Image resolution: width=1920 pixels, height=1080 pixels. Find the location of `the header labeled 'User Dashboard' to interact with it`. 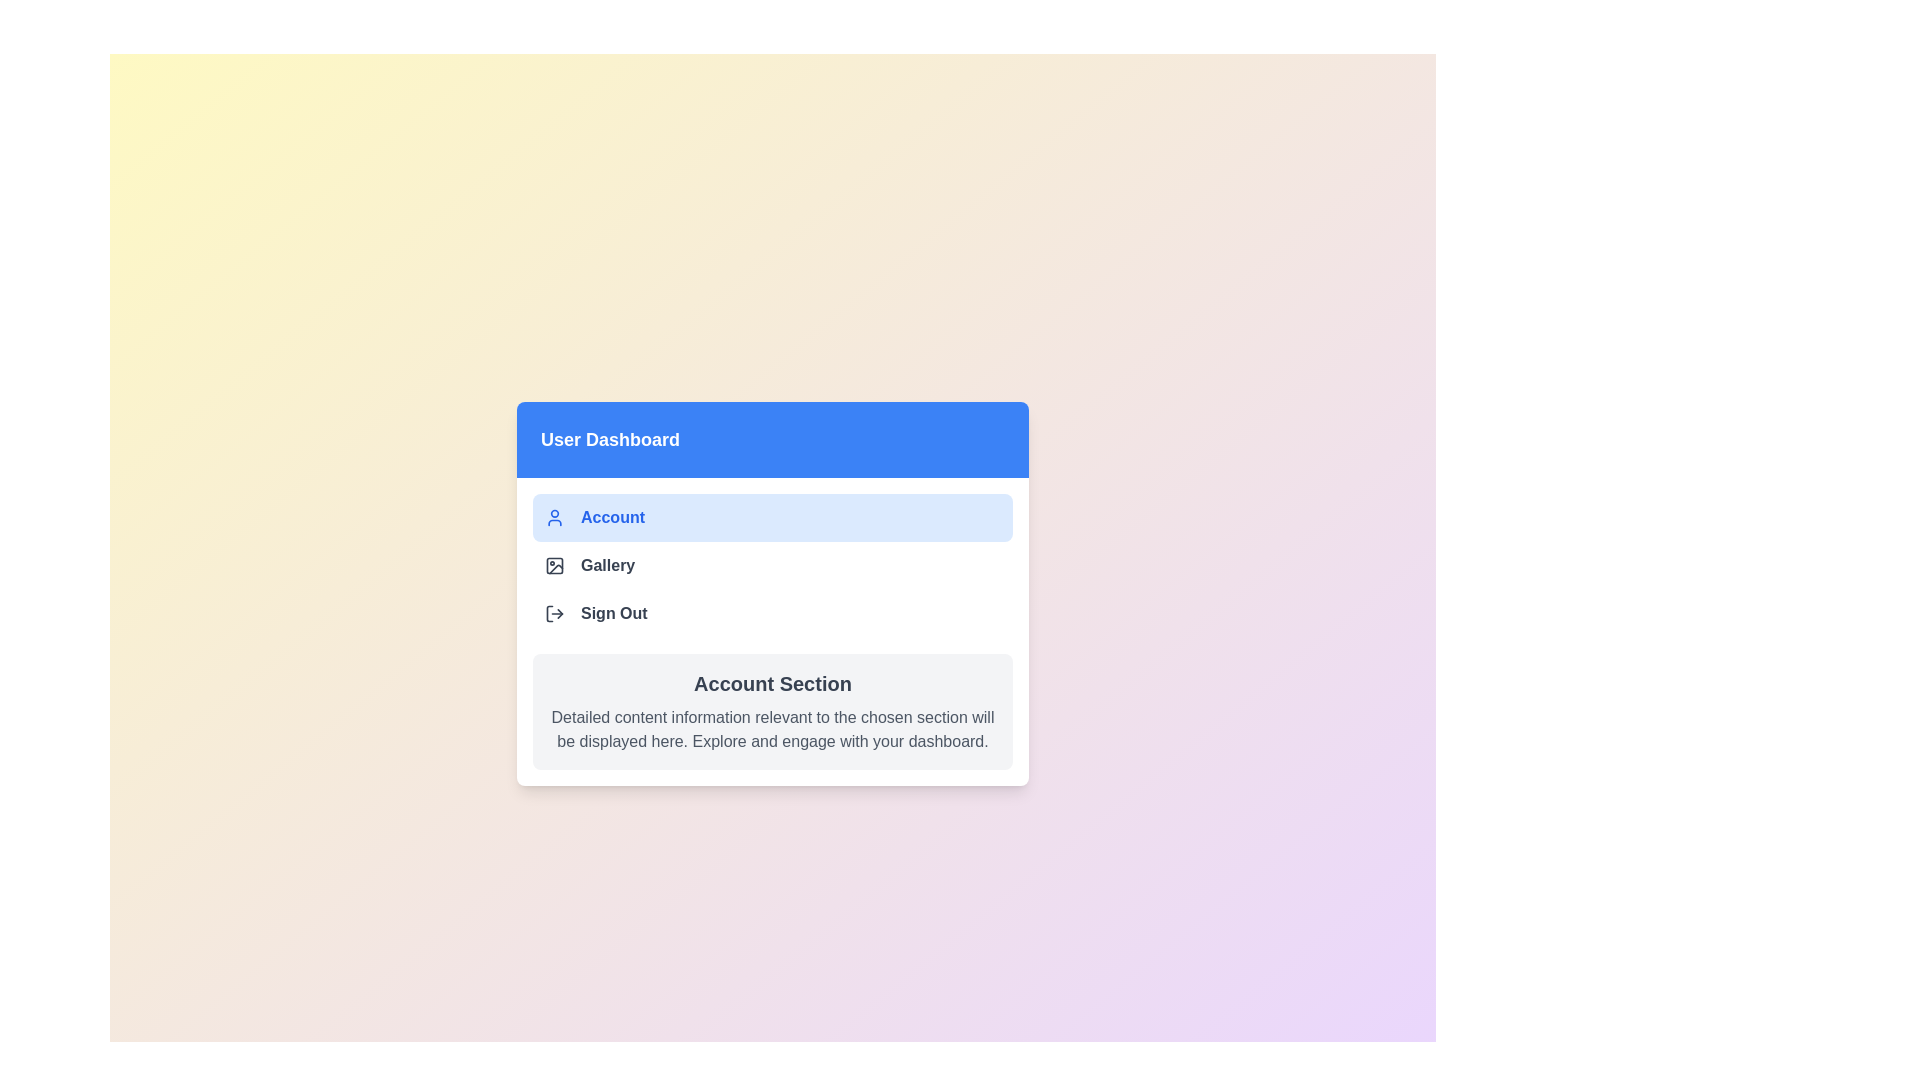

the header labeled 'User Dashboard' to interact with it is located at coordinates (771, 438).